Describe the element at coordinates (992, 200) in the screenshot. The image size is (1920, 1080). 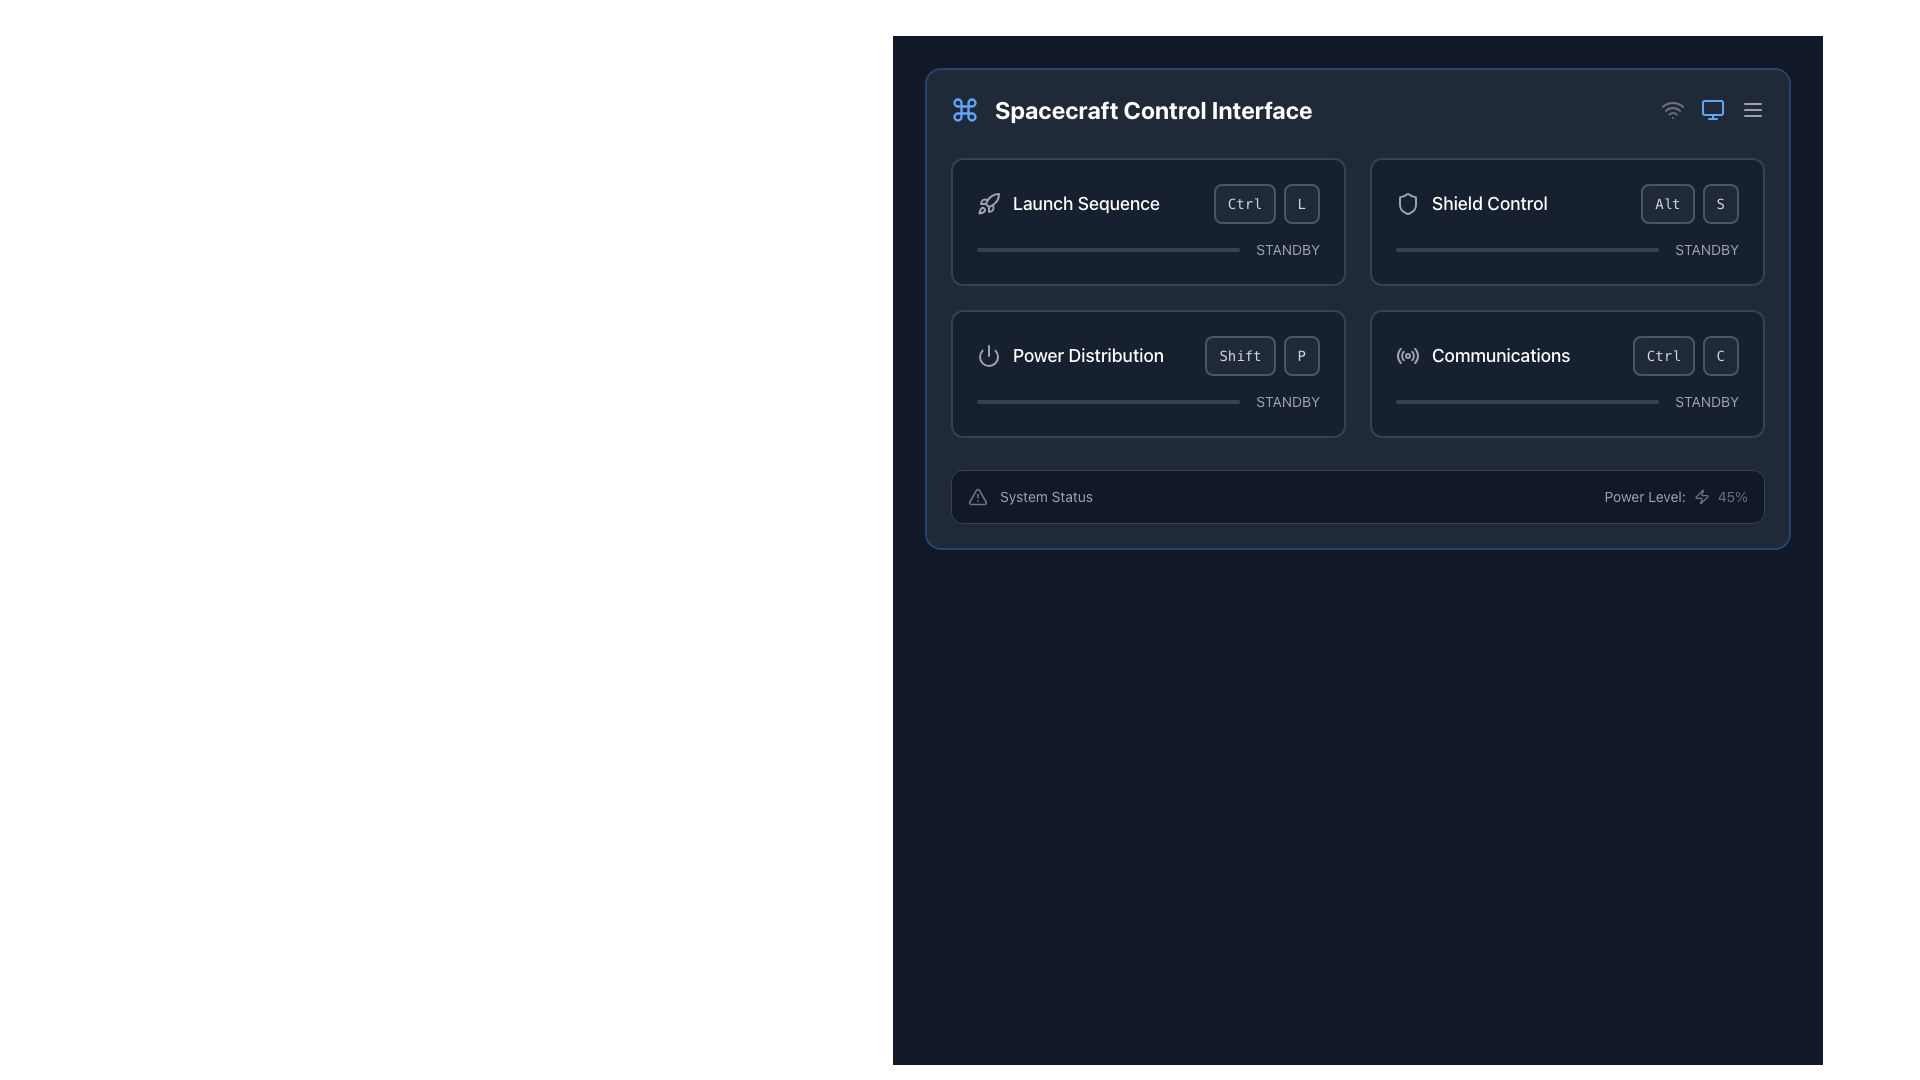
I see `the 'Launch Sequence' button which contains an icon signifying the action of launching or initiating sequences, located in the upper left corner of the button` at that location.